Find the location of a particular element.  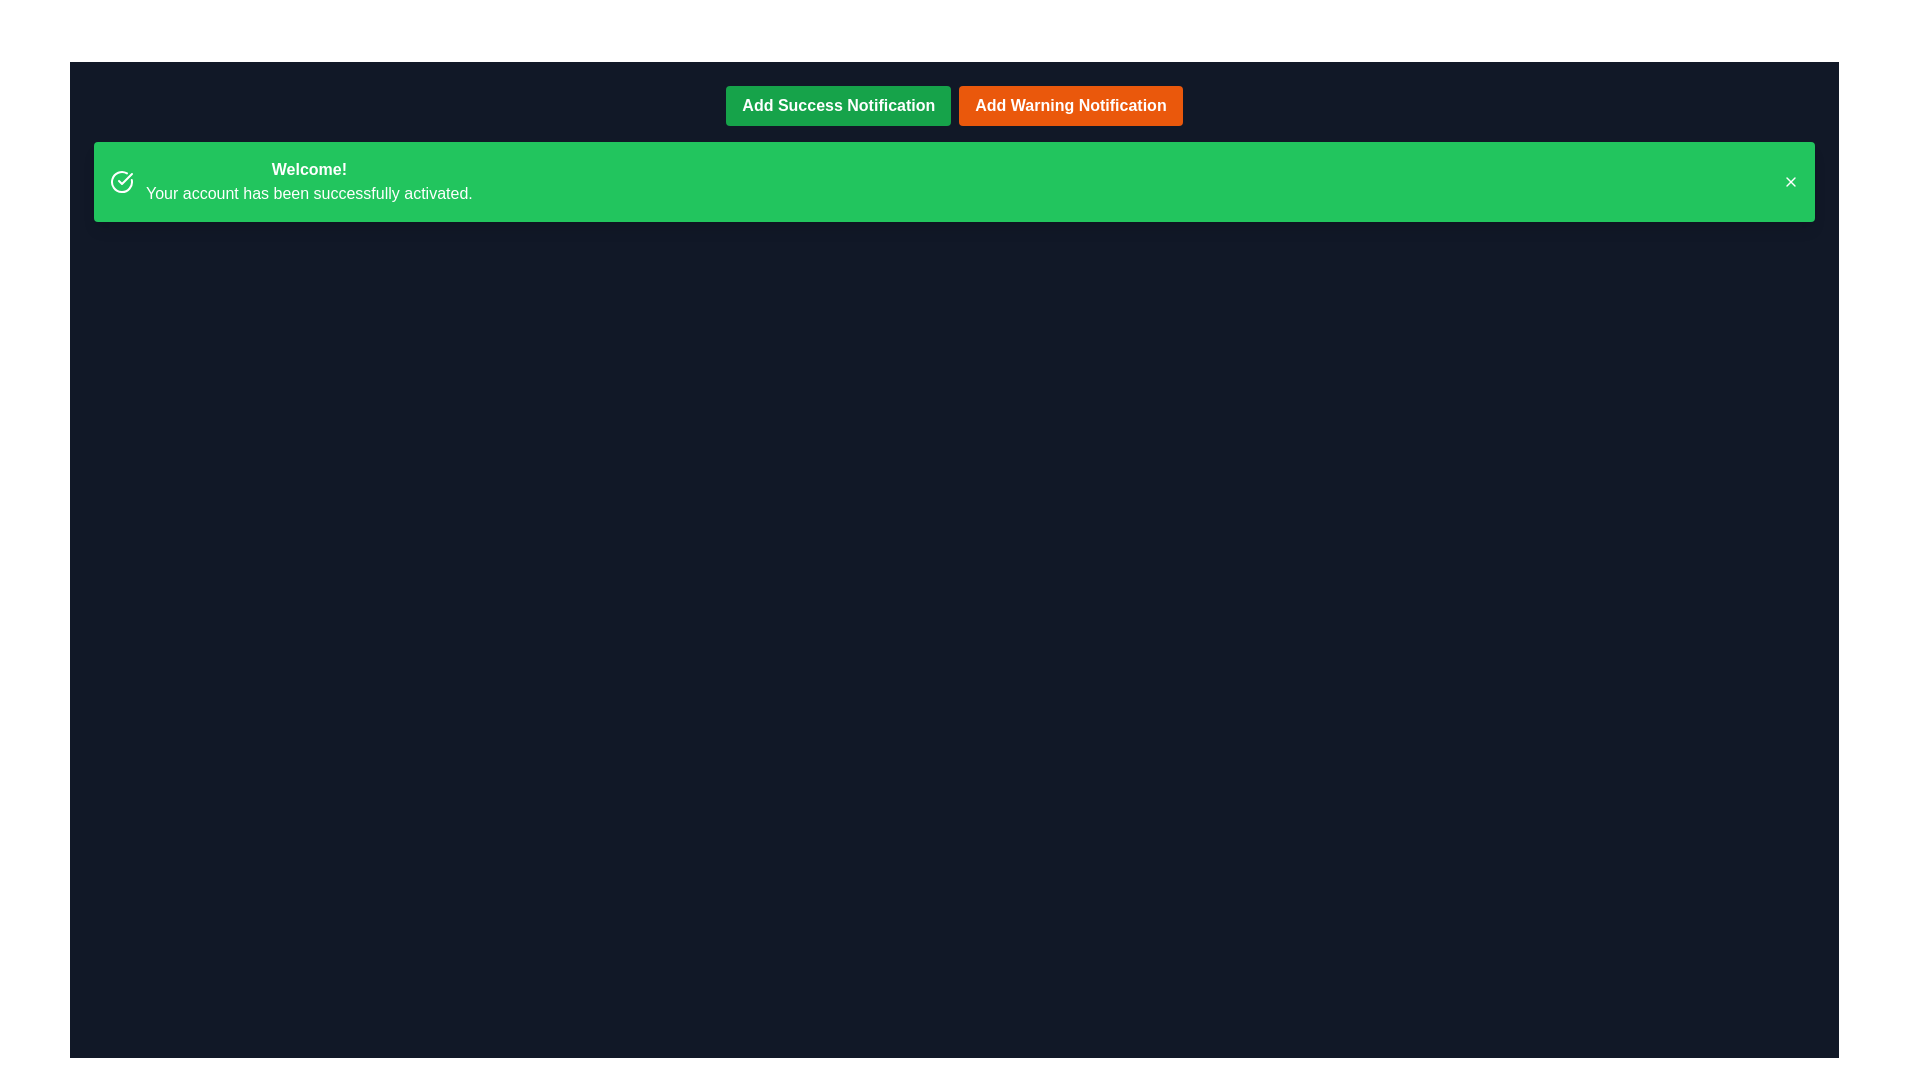

the small 'X' icon with a white outline on a green rectangular background located at the far-right end of the notification bar is located at coordinates (1790, 181).